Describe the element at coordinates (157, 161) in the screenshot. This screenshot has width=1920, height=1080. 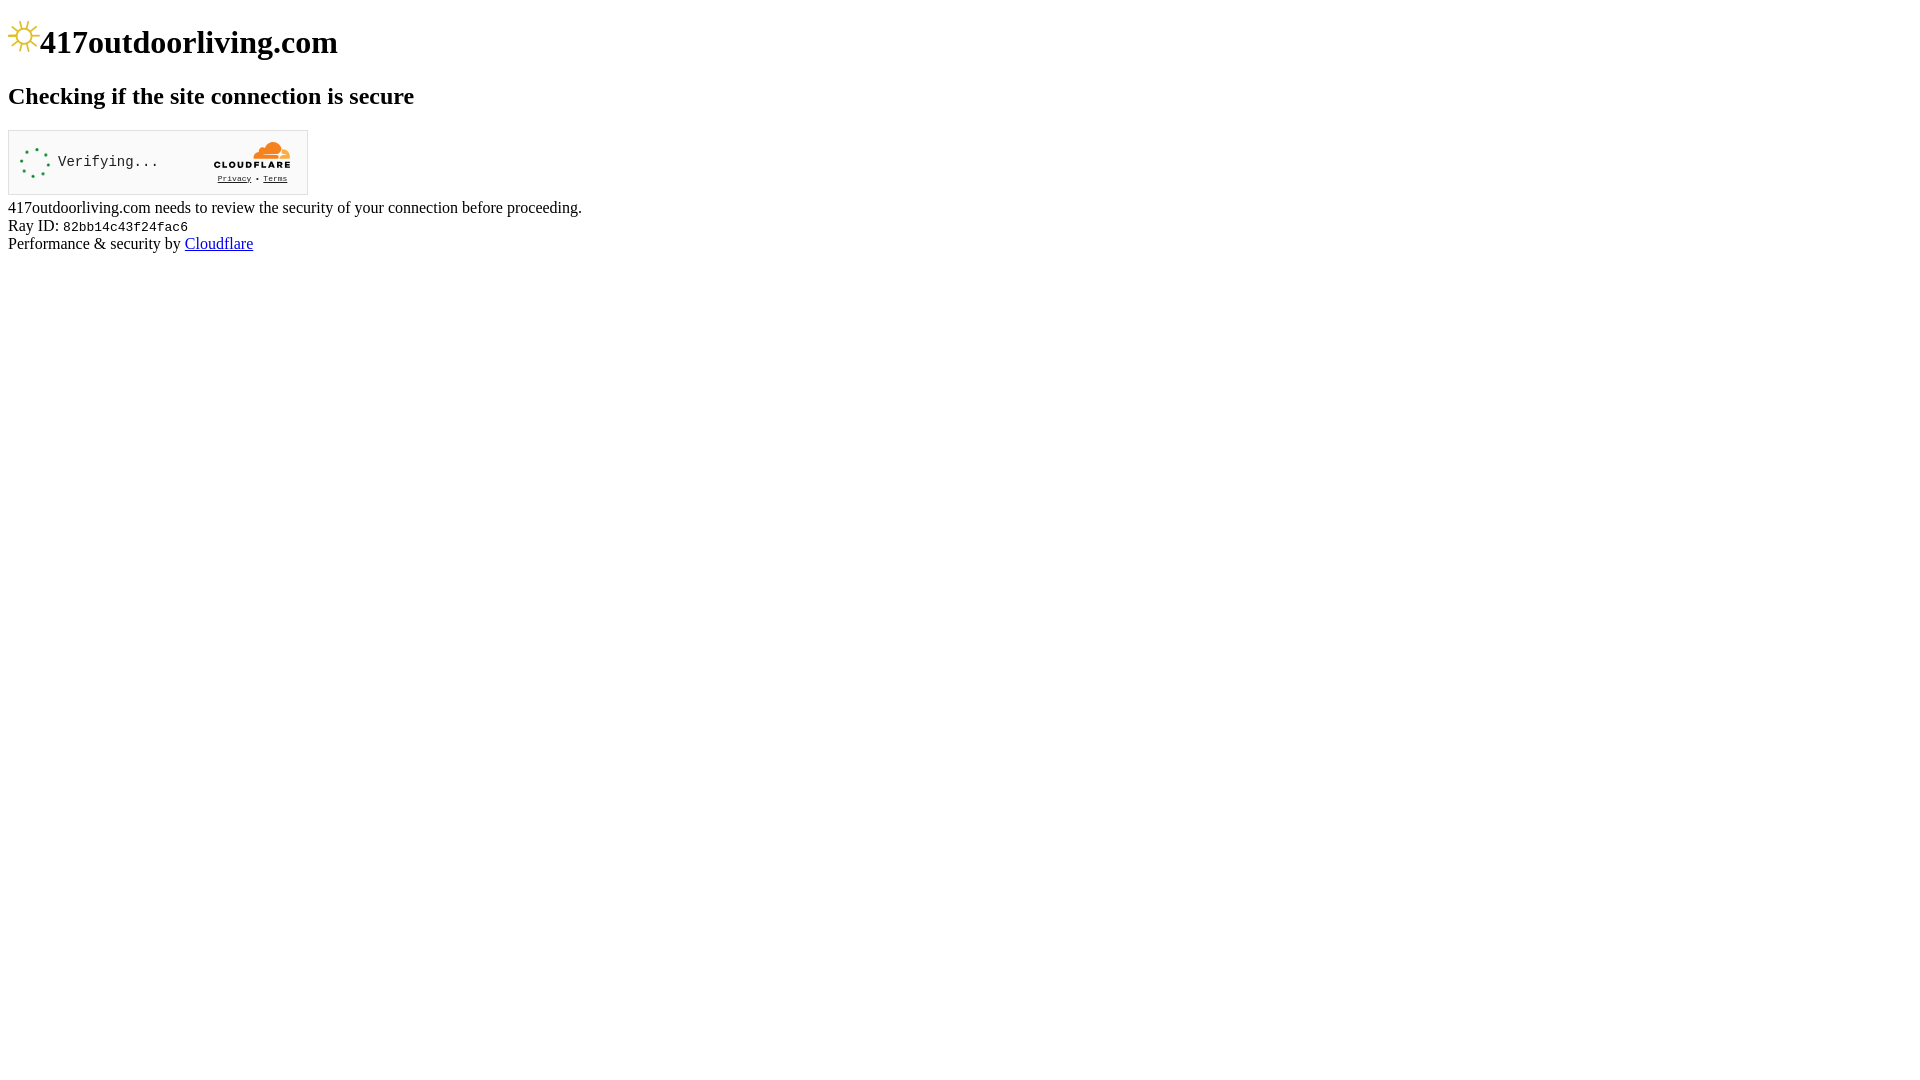
I see `'Widget containing a Cloudflare security challenge'` at that location.